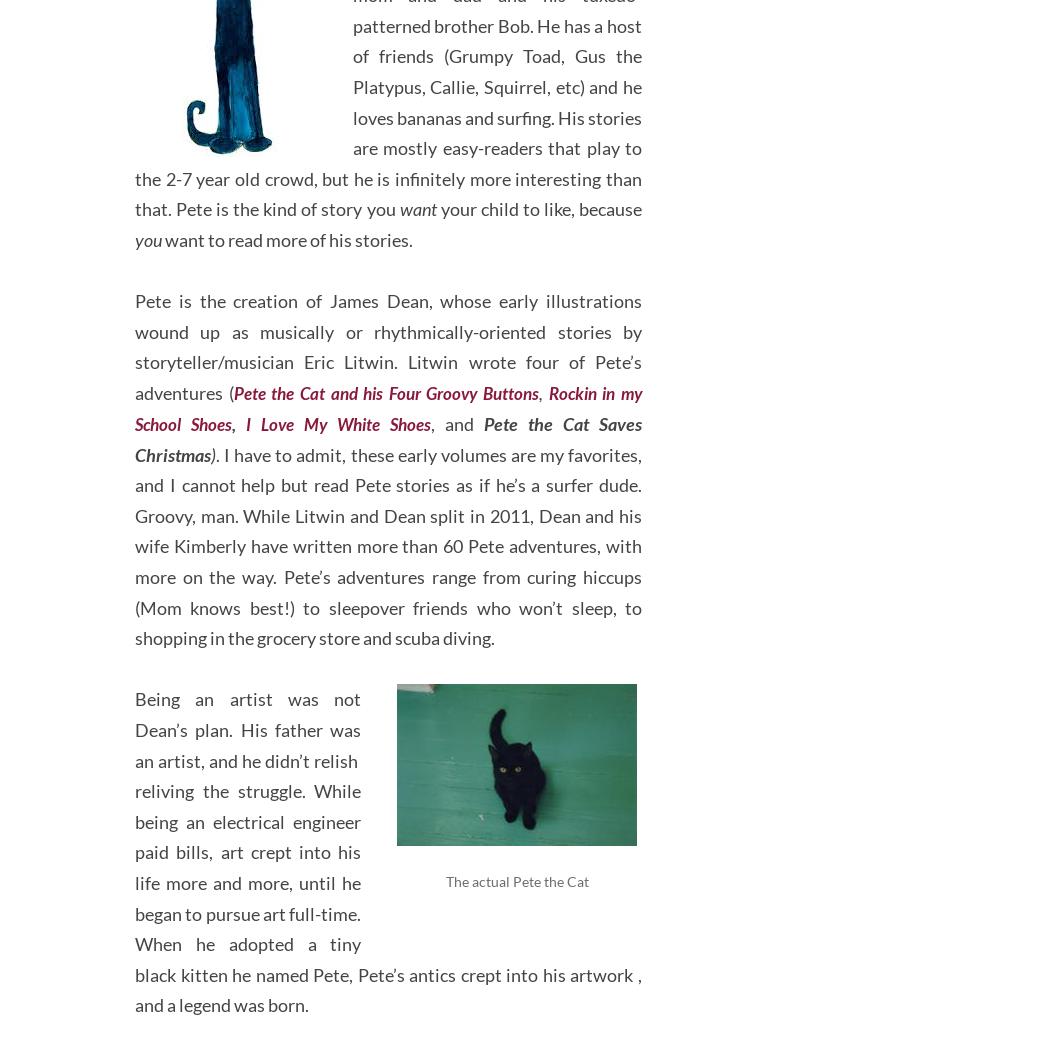  Describe the element at coordinates (416, 198) in the screenshot. I see `'want'` at that location.